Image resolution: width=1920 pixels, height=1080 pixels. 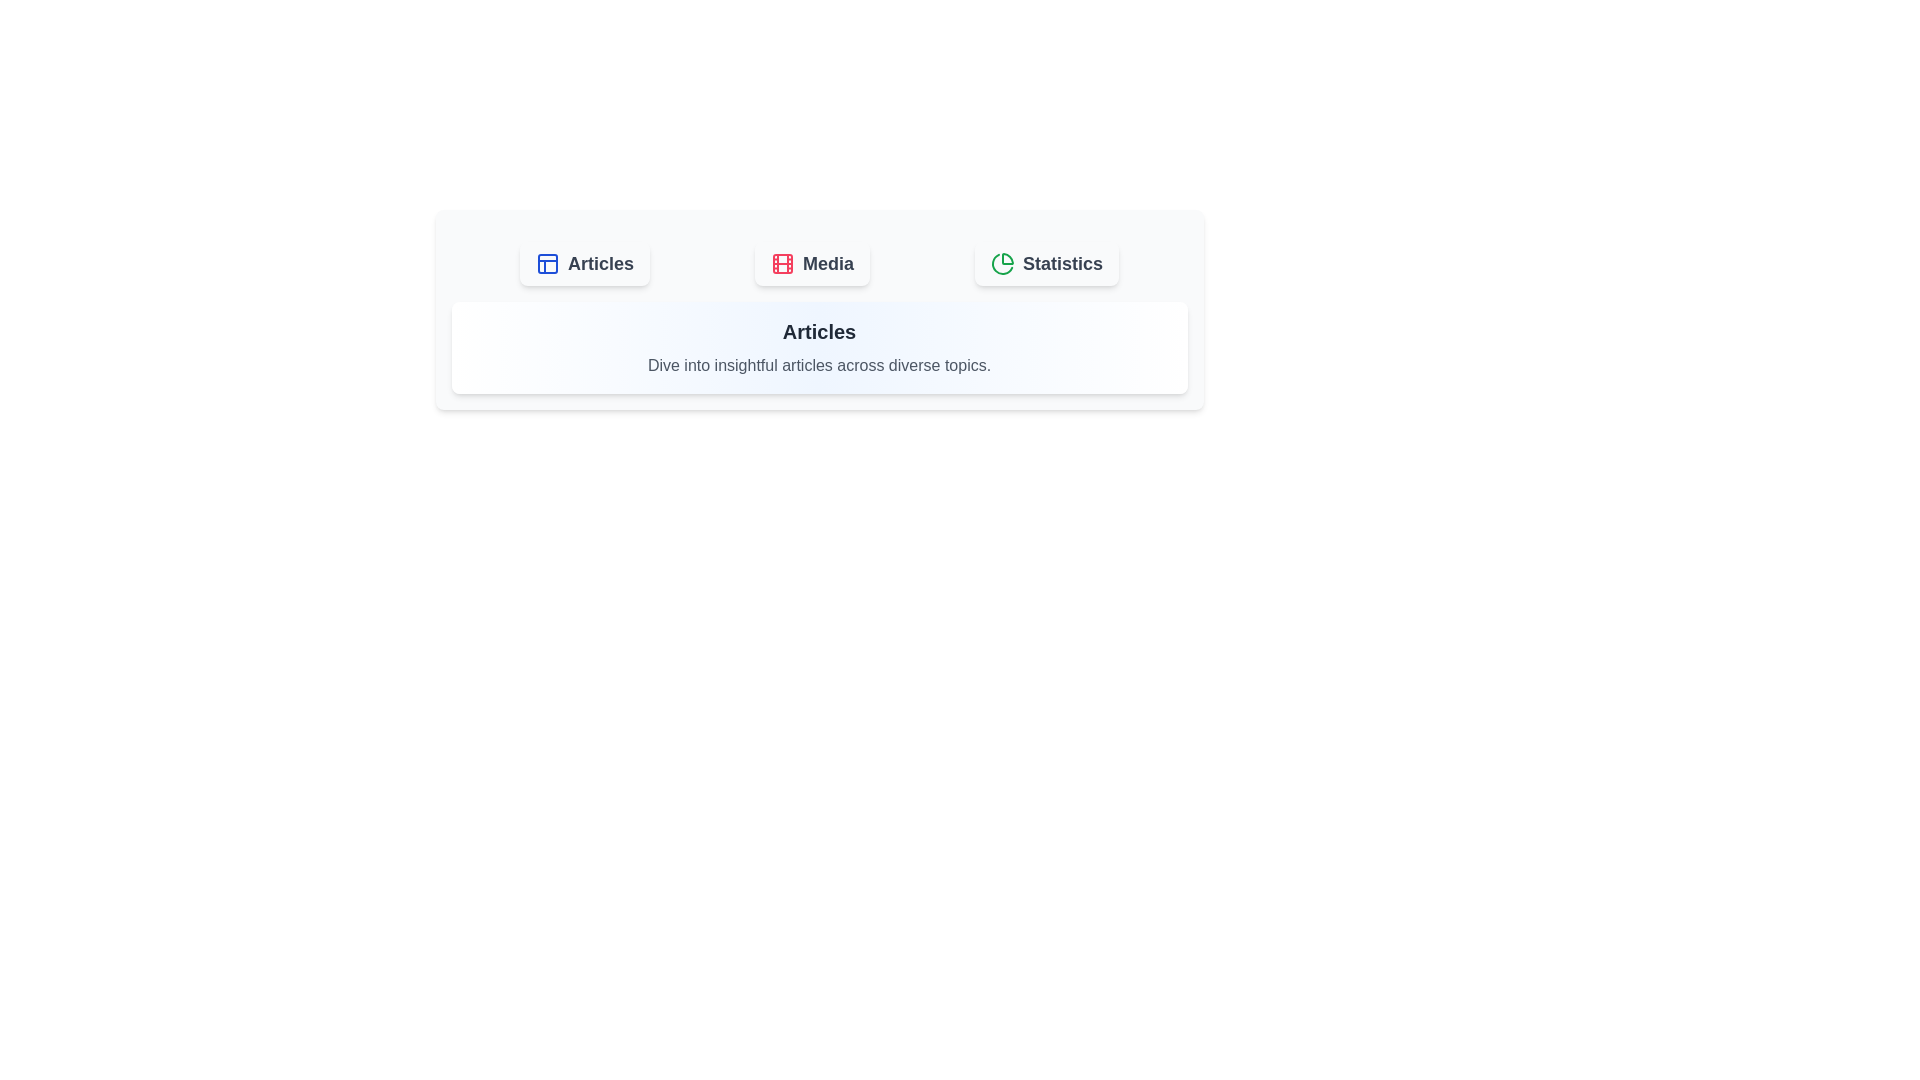 I want to click on the tab labeled Media to see its hover effect, so click(x=812, y=262).